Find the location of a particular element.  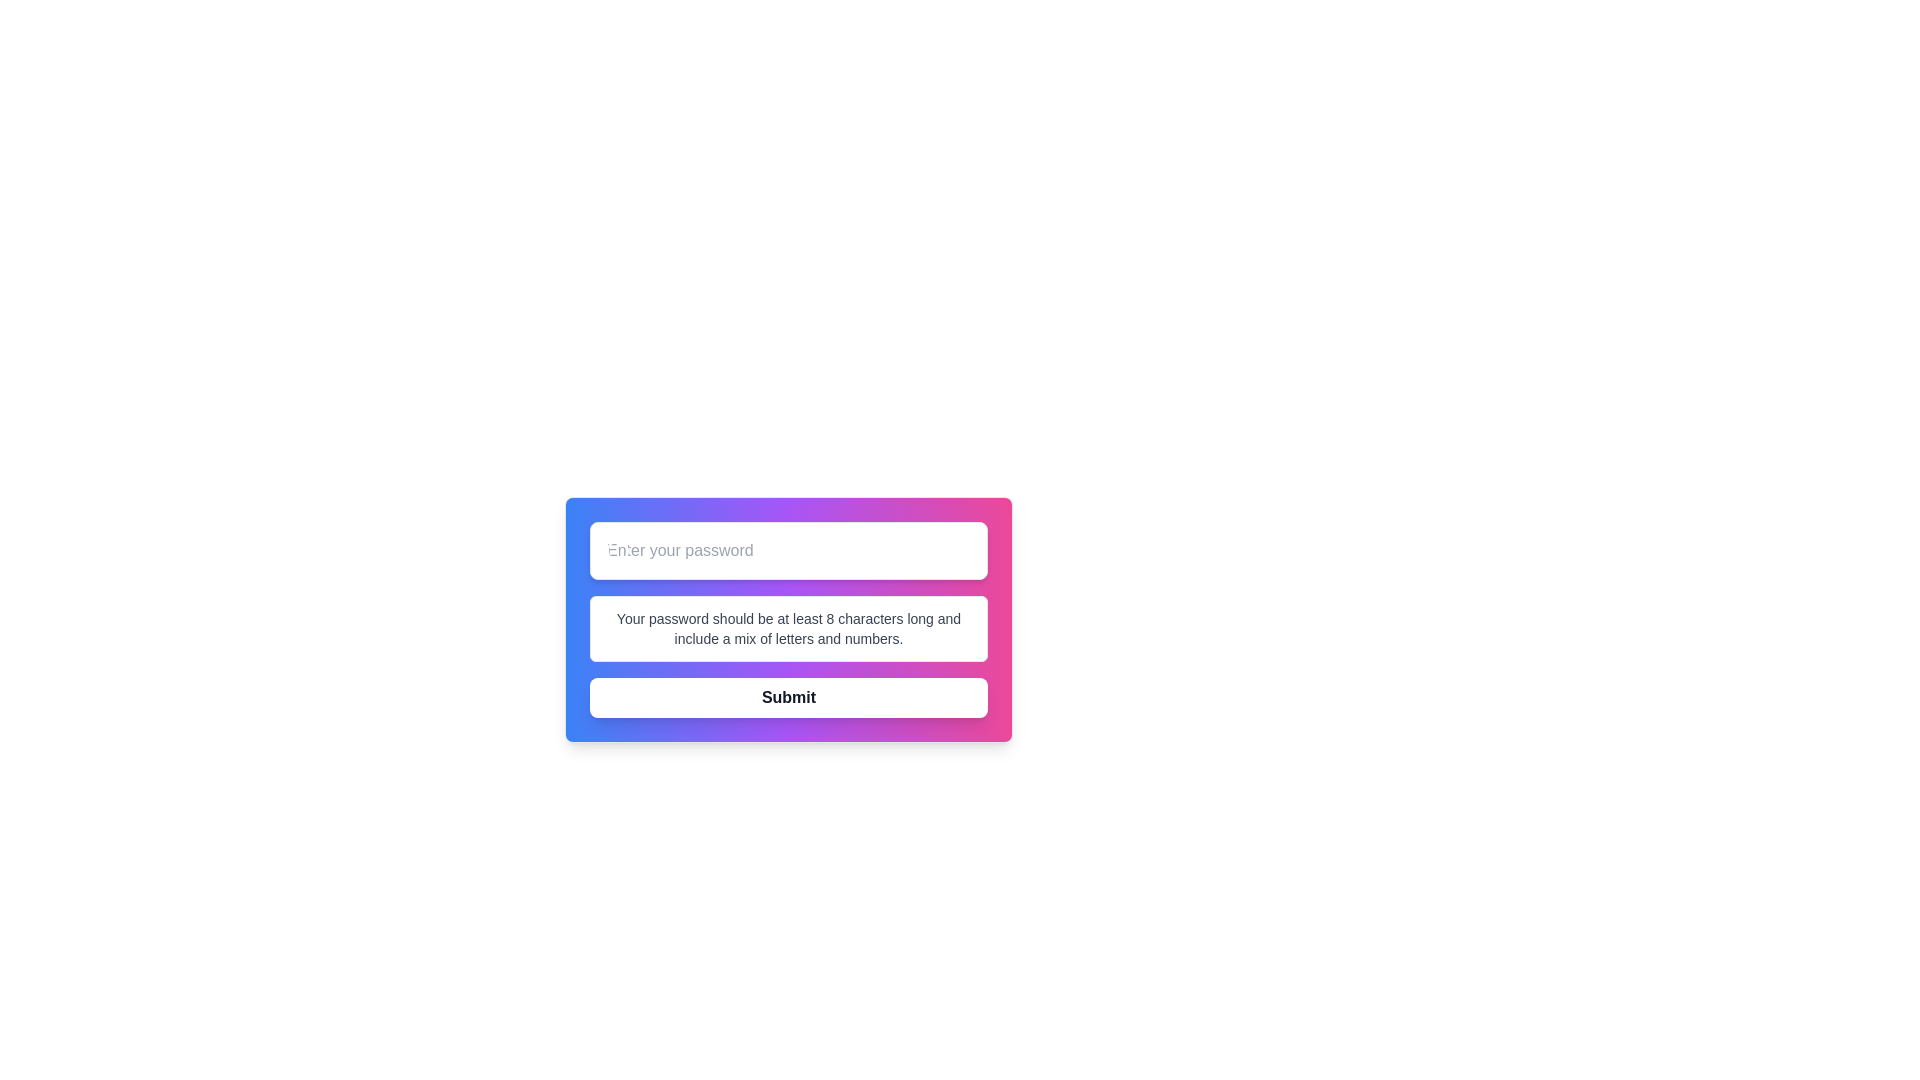

the circular white icon with an information symbol located to the left of the password input field is located at coordinates (617, 551).